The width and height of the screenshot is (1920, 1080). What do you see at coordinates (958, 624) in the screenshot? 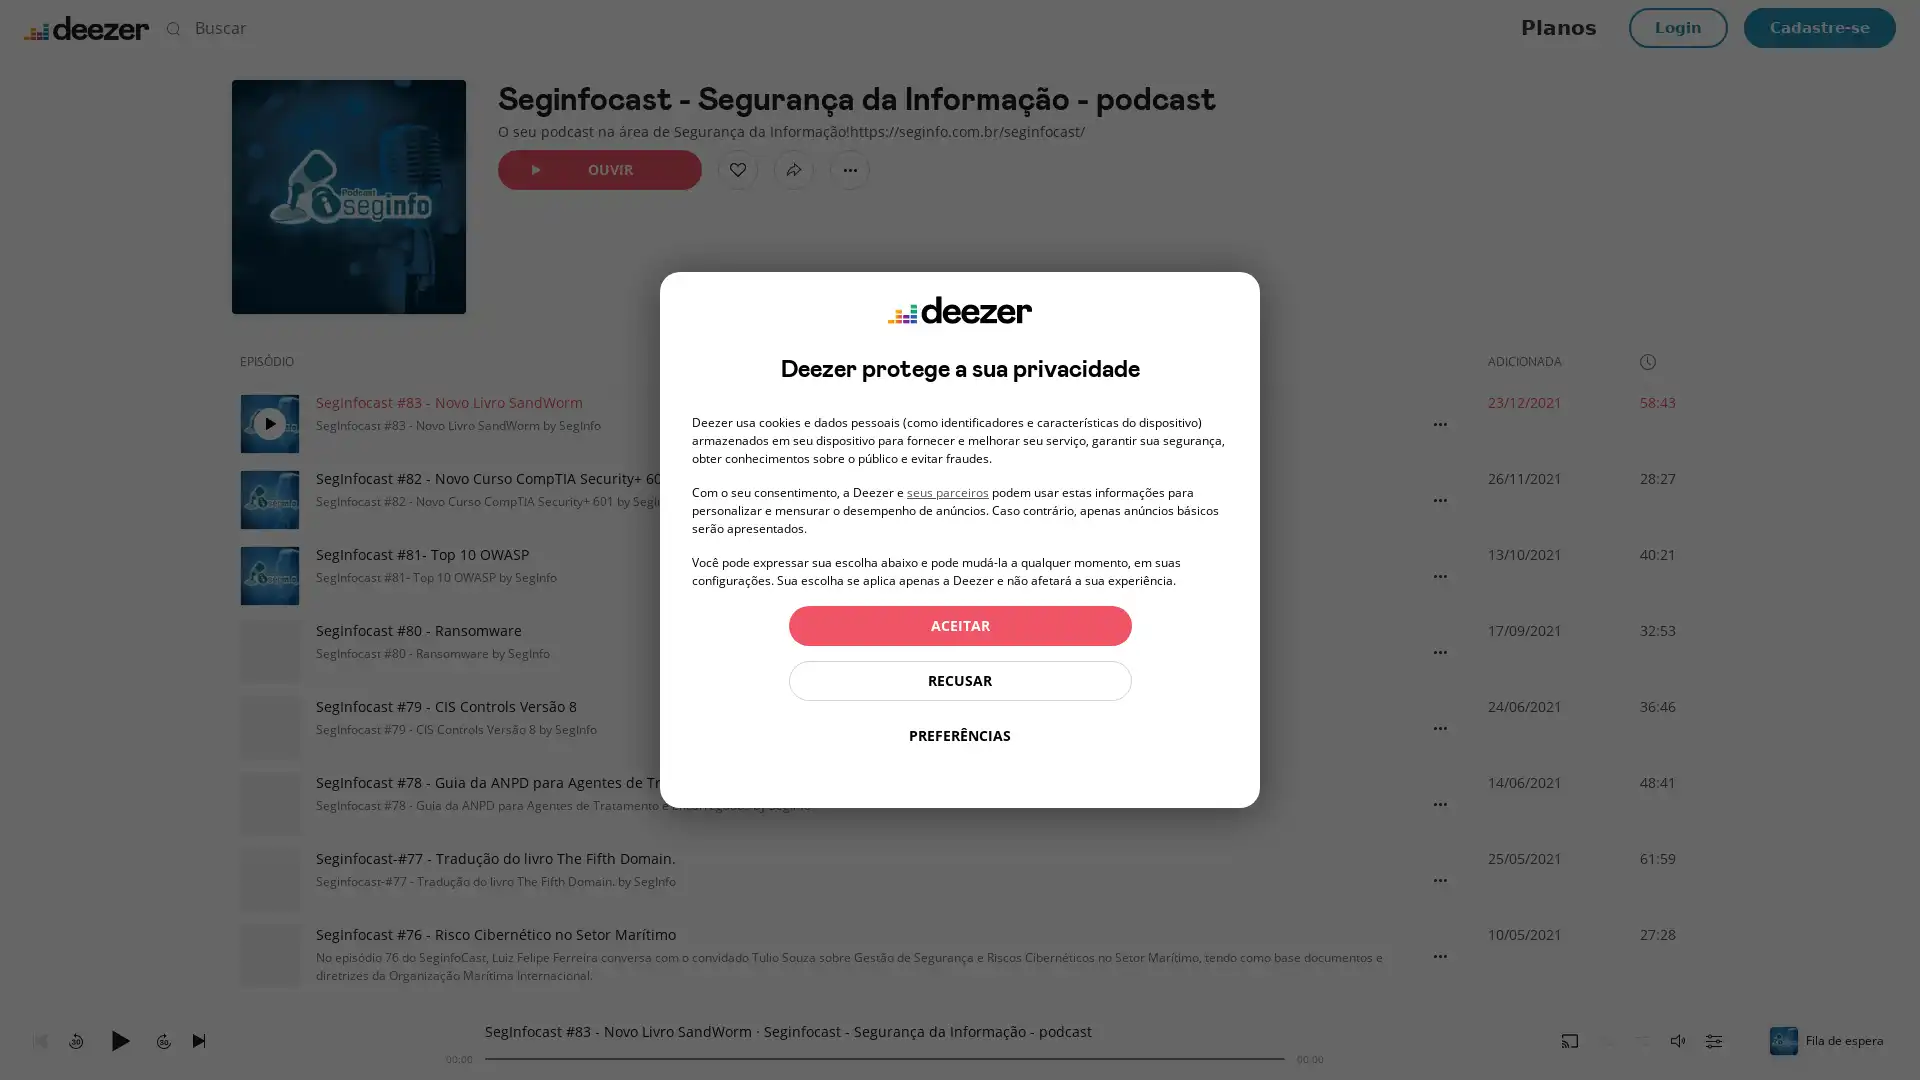
I see `ACEITAR` at bounding box center [958, 624].